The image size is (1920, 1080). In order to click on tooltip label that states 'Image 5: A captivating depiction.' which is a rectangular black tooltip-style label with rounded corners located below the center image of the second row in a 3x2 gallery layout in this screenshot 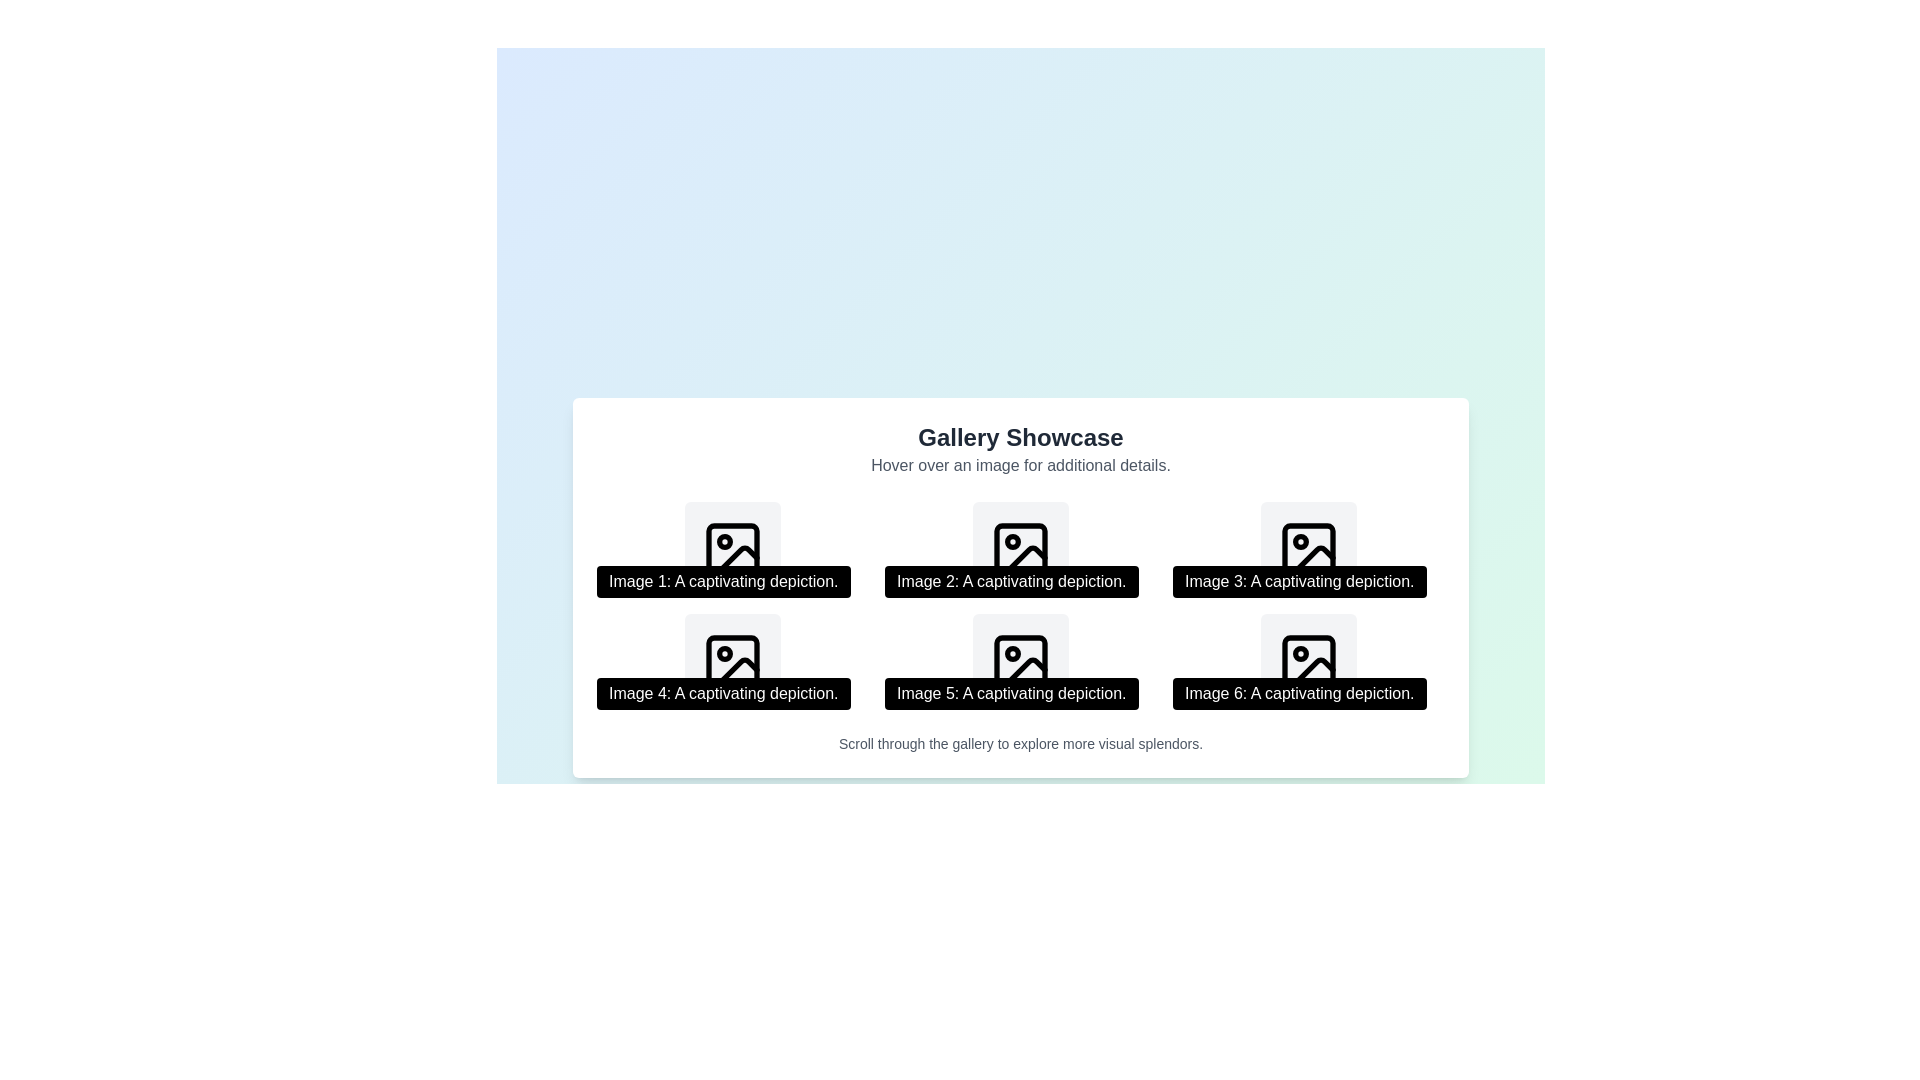, I will do `click(1011, 693)`.